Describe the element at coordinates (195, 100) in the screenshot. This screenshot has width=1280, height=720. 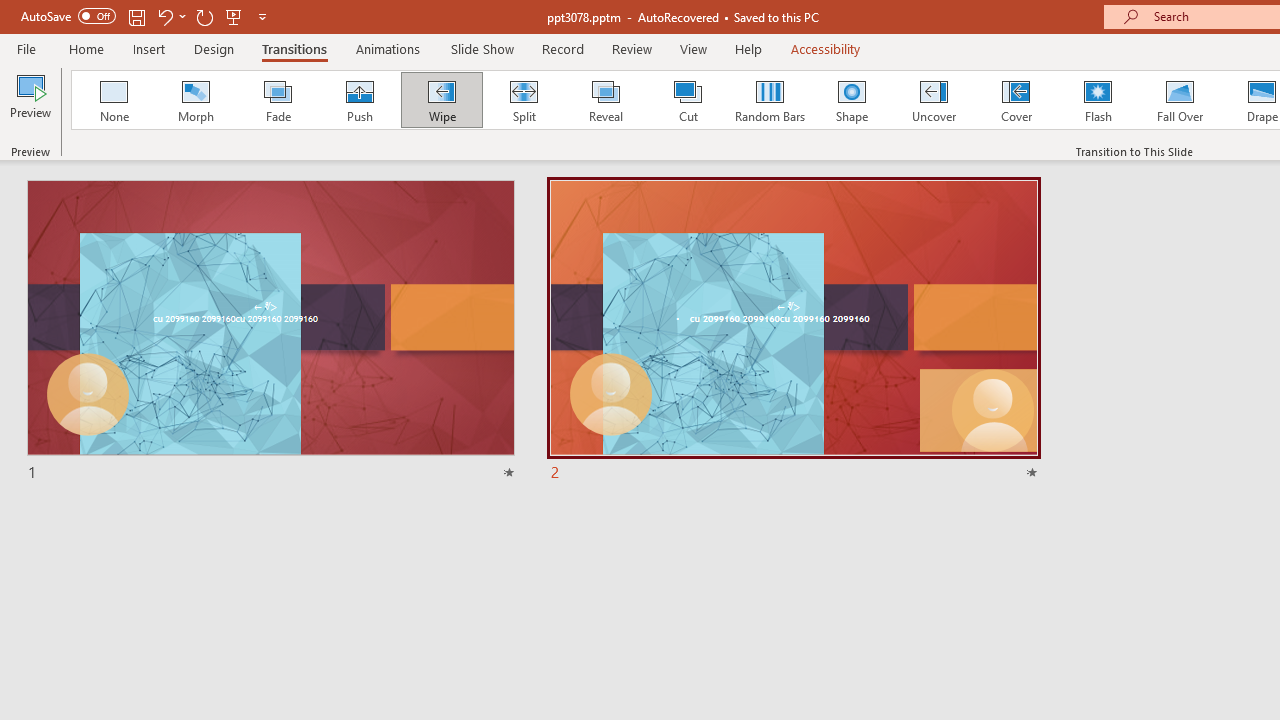
I see `'Morph'` at that location.